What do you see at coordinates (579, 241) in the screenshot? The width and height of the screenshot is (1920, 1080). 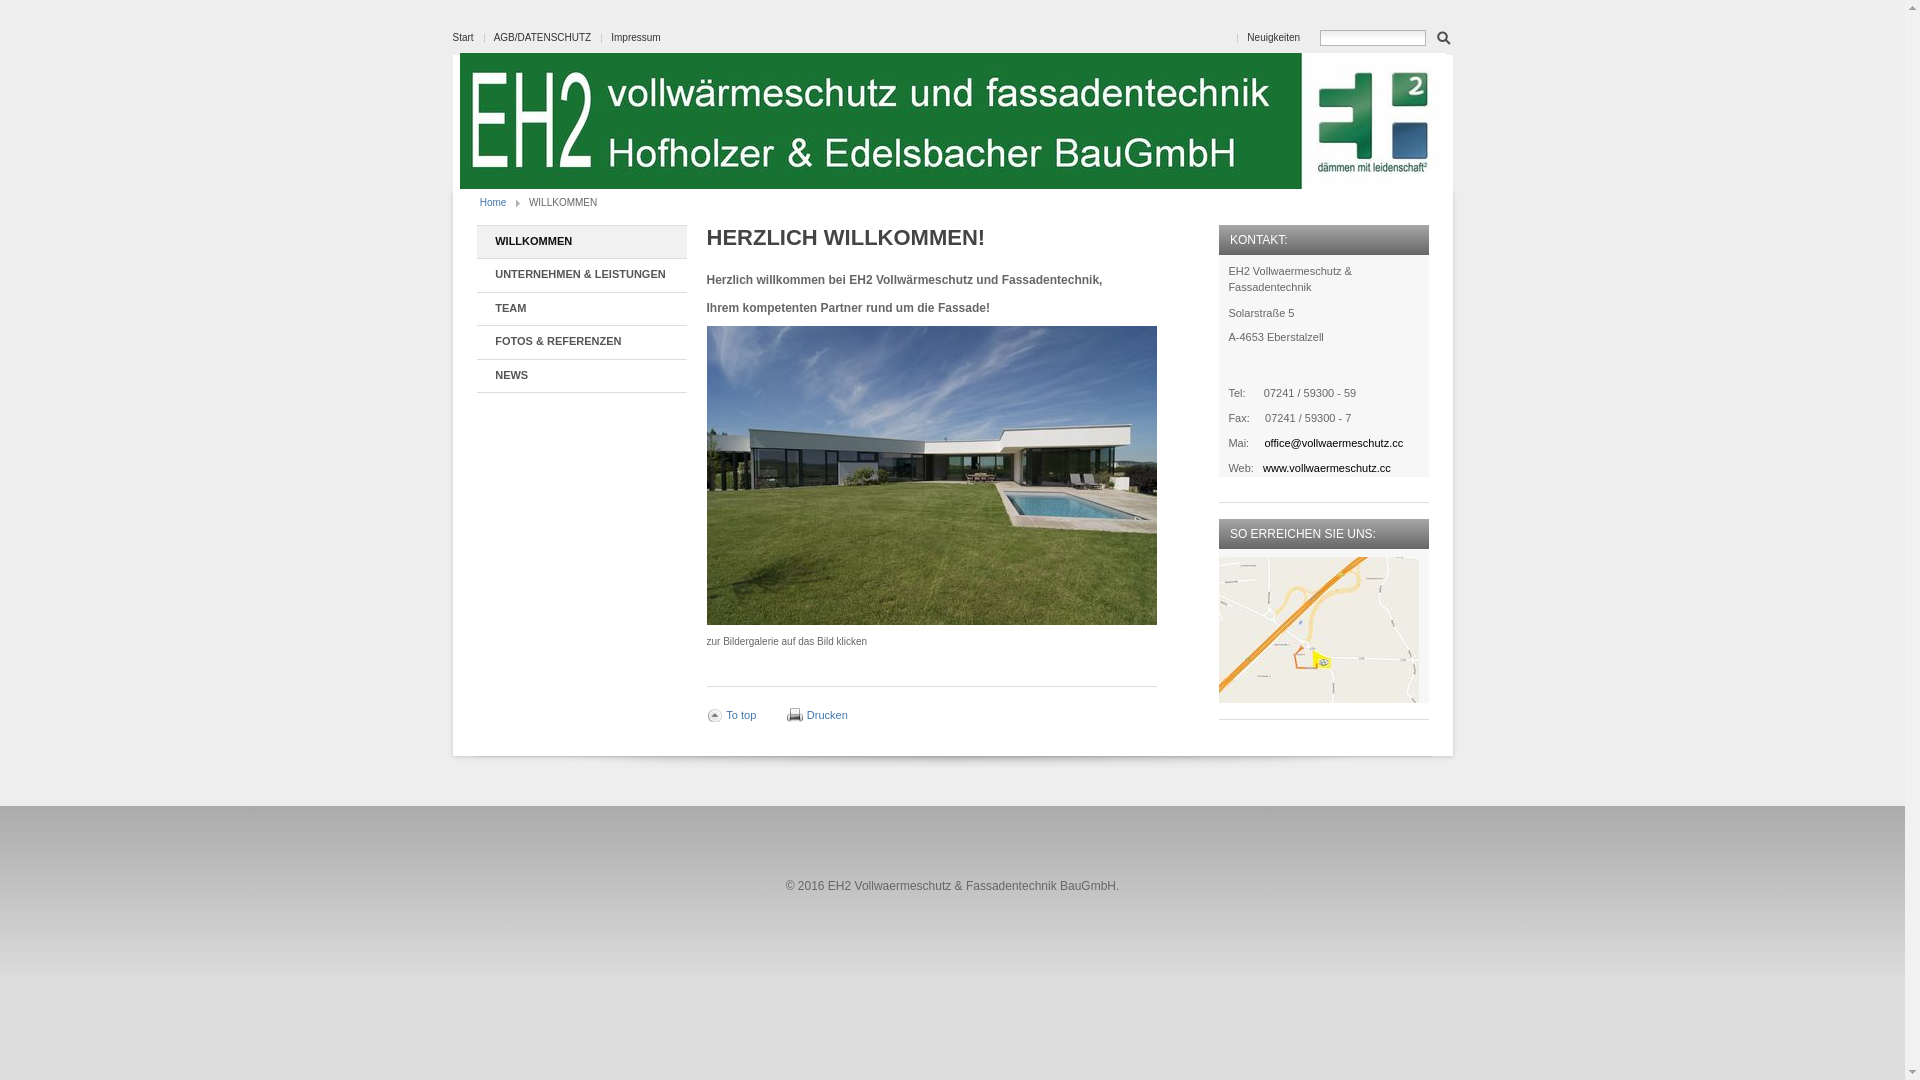 I see `'WILLKOMMEN'` at bounding box center [579, 241].